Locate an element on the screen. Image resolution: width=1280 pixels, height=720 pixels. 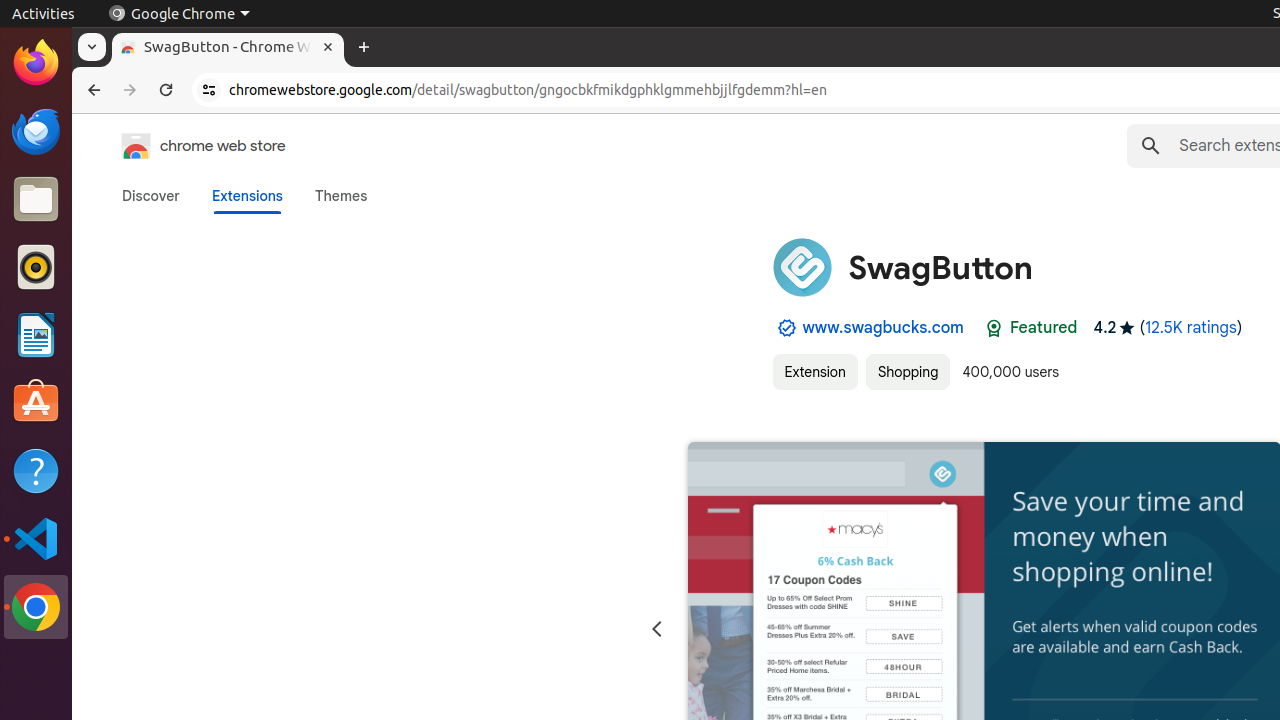
'View site information' is located at coordinates (209, 90).